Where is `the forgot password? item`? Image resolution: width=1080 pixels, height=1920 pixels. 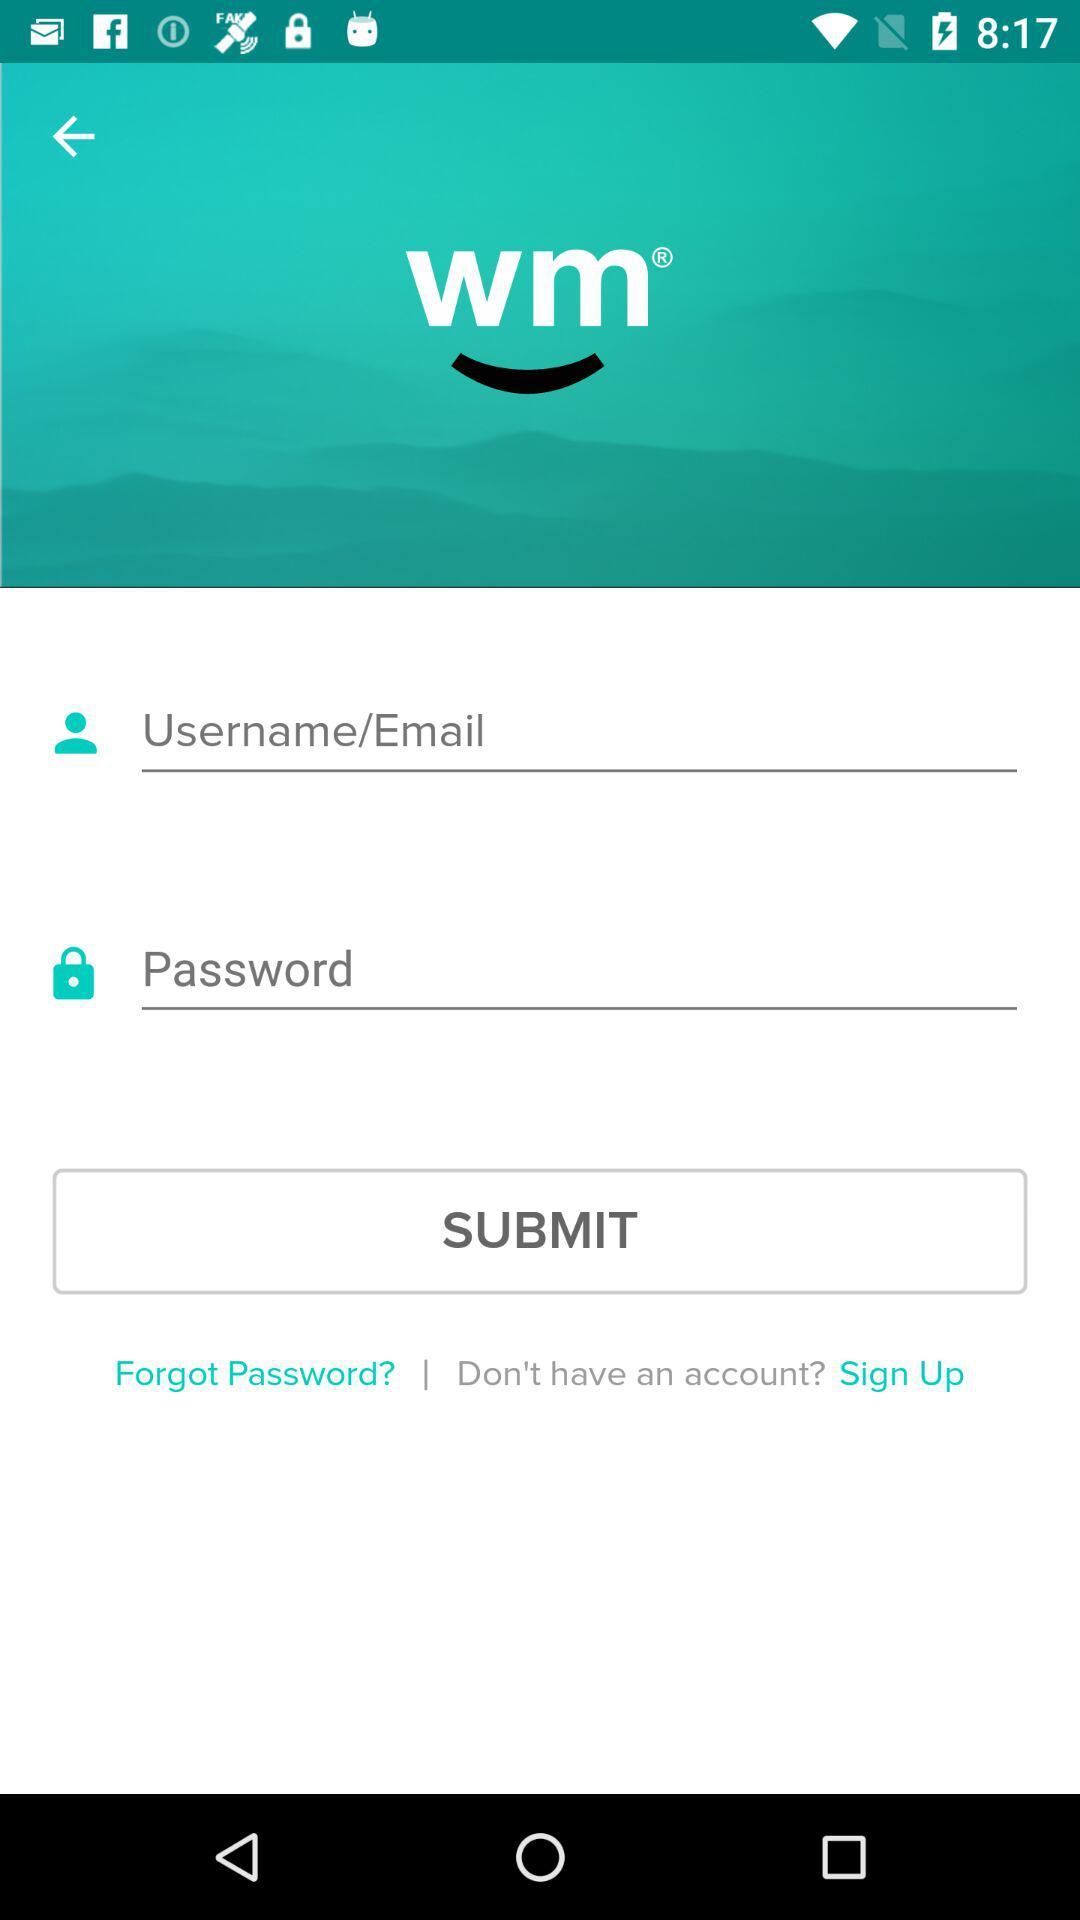
the forgot password? item is located at coordinates (253, 1373).